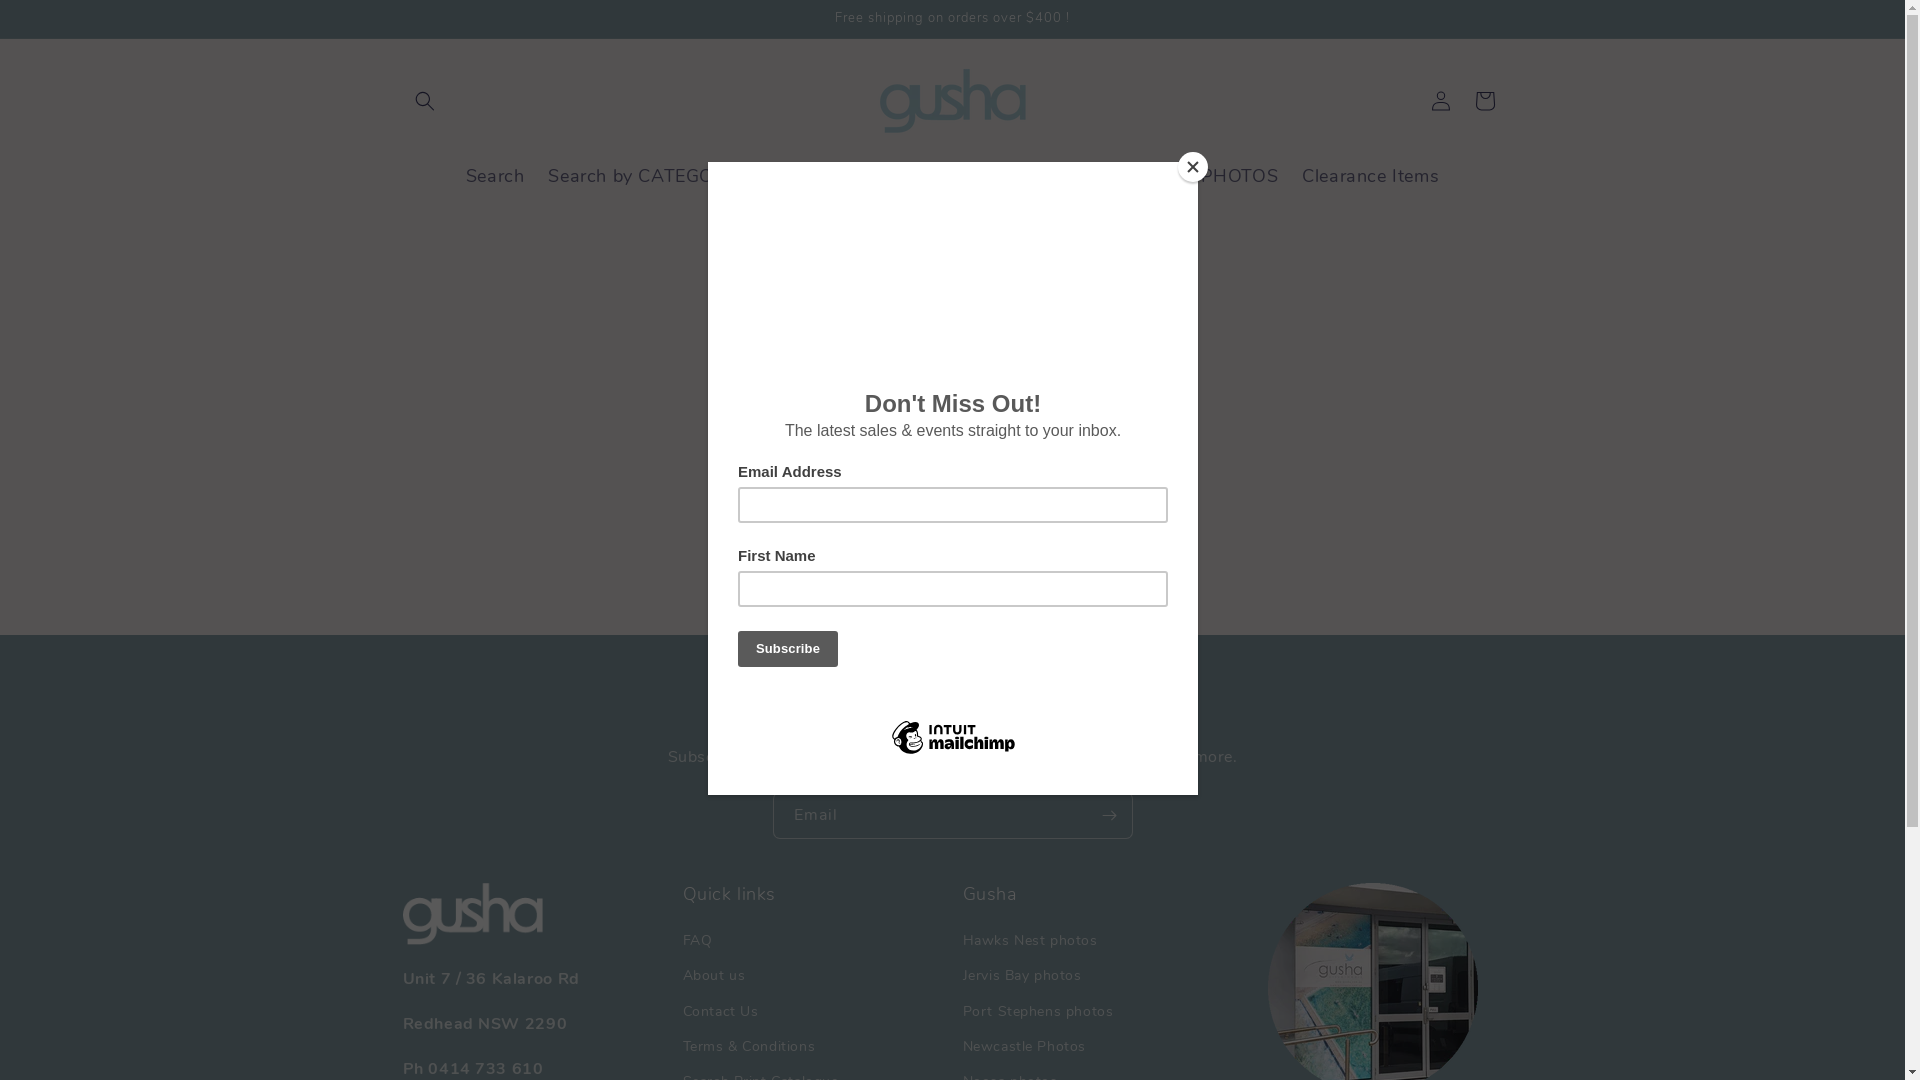 This screenshot has height=1080, width=1920. Describe the element at coordinates (713, 974) in the screenshot. I see `'About us'` at that location.